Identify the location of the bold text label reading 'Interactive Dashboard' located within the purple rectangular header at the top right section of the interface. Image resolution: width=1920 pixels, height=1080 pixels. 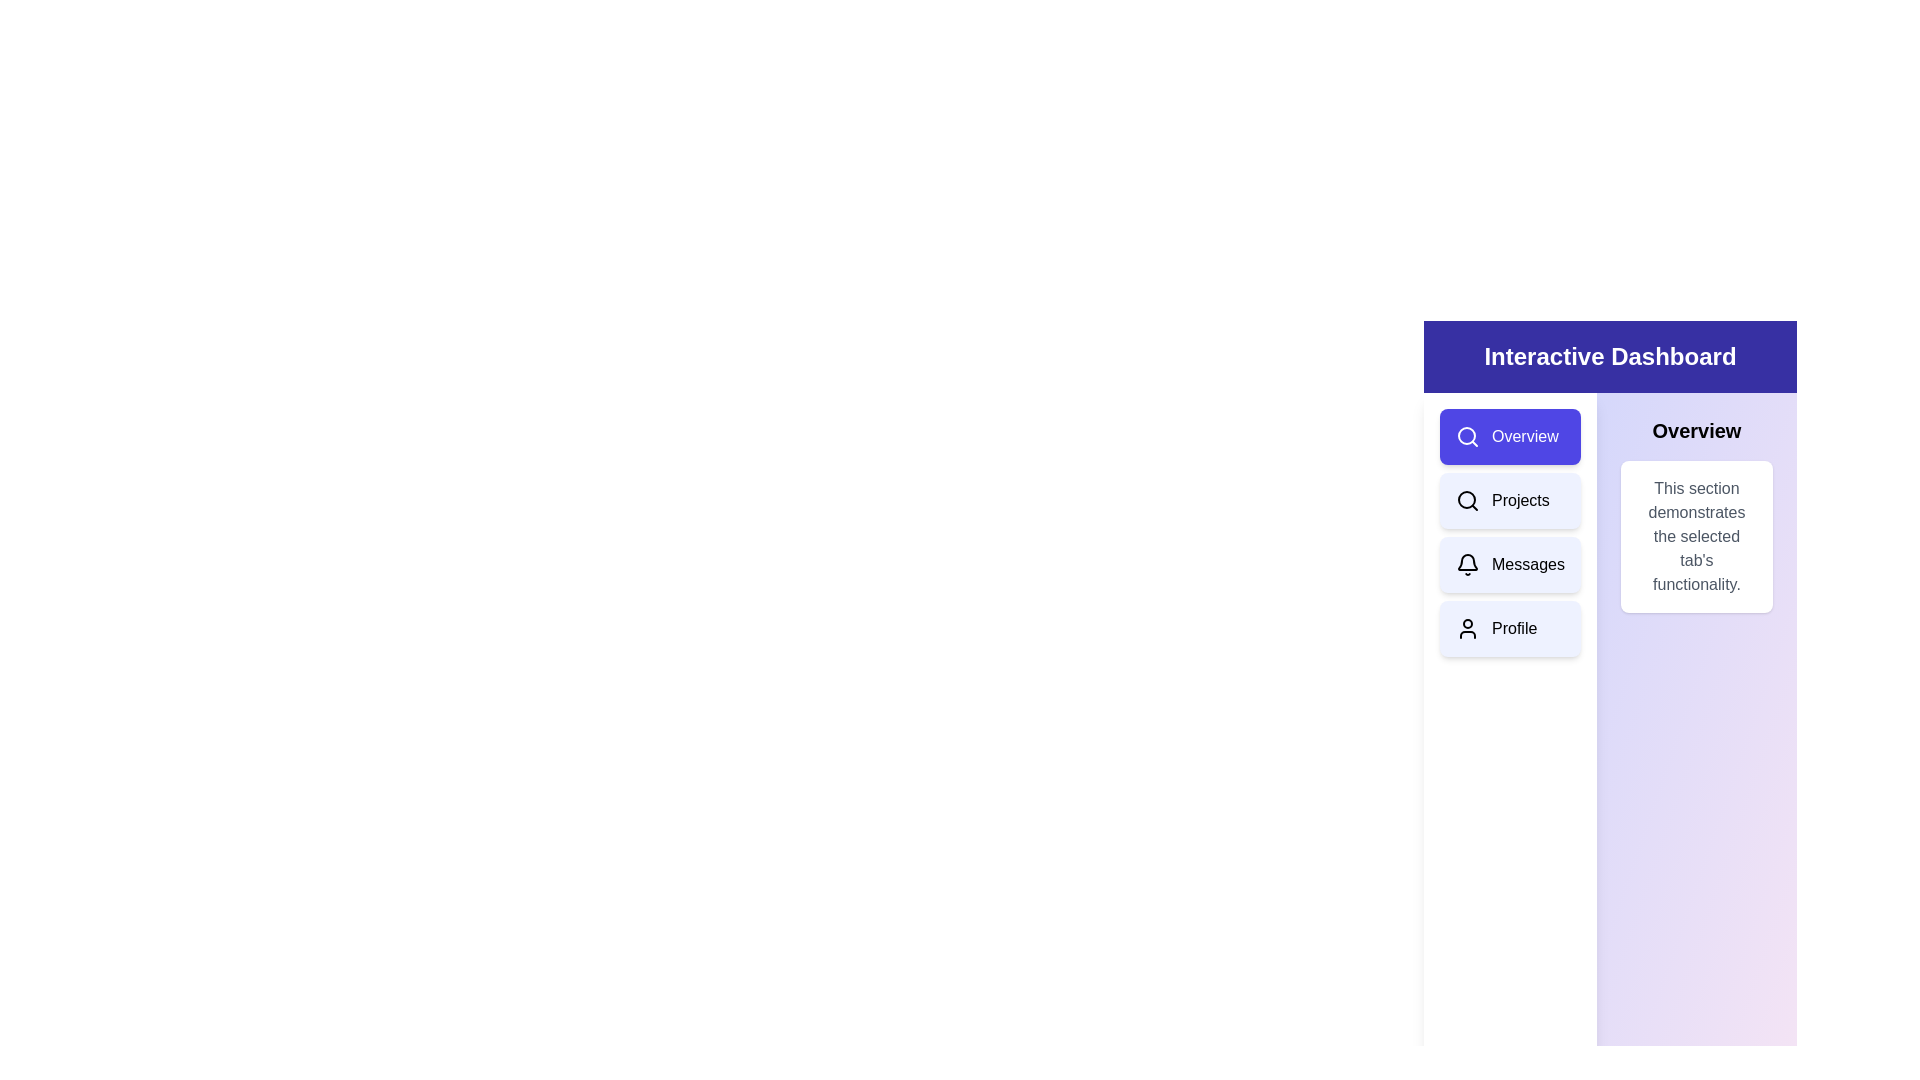
(1610, 356).